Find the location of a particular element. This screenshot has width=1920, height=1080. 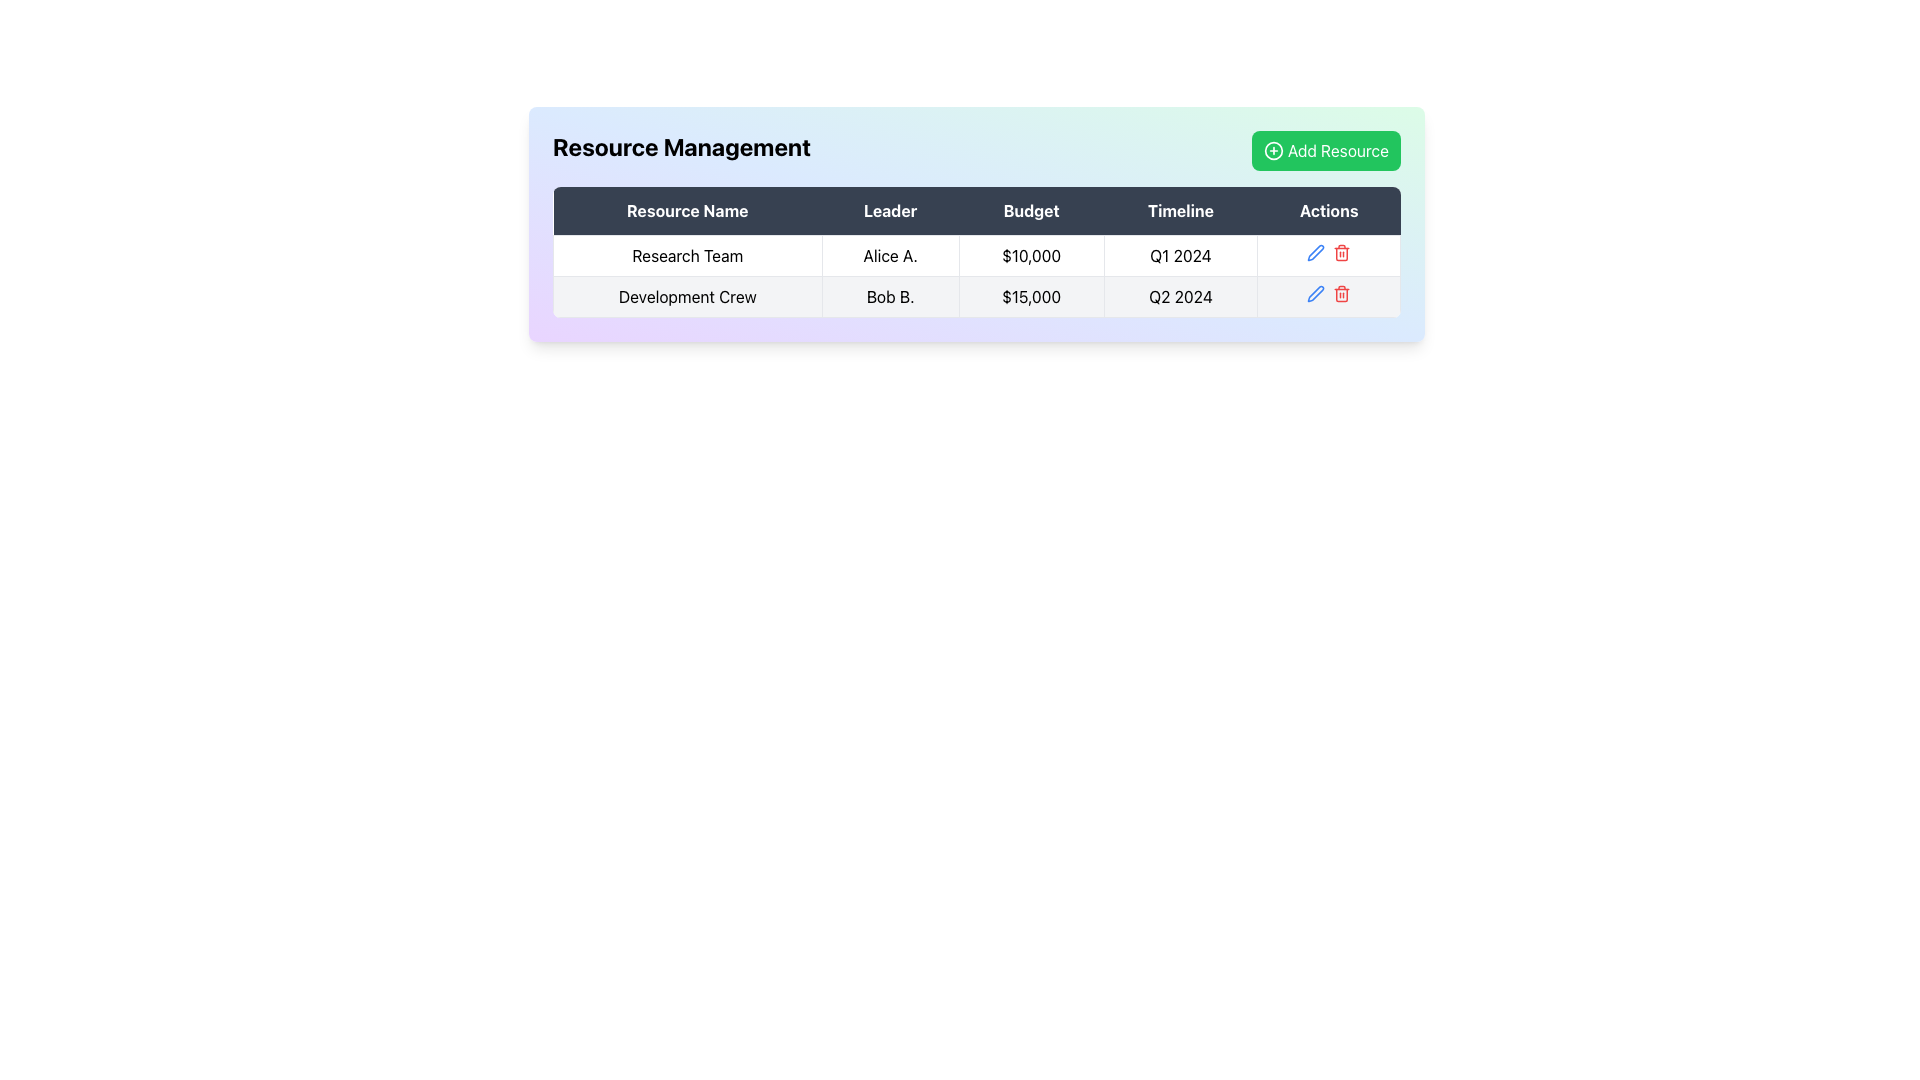

the 'Timeline' text label in the table header is located at coordinates (1180, 211).